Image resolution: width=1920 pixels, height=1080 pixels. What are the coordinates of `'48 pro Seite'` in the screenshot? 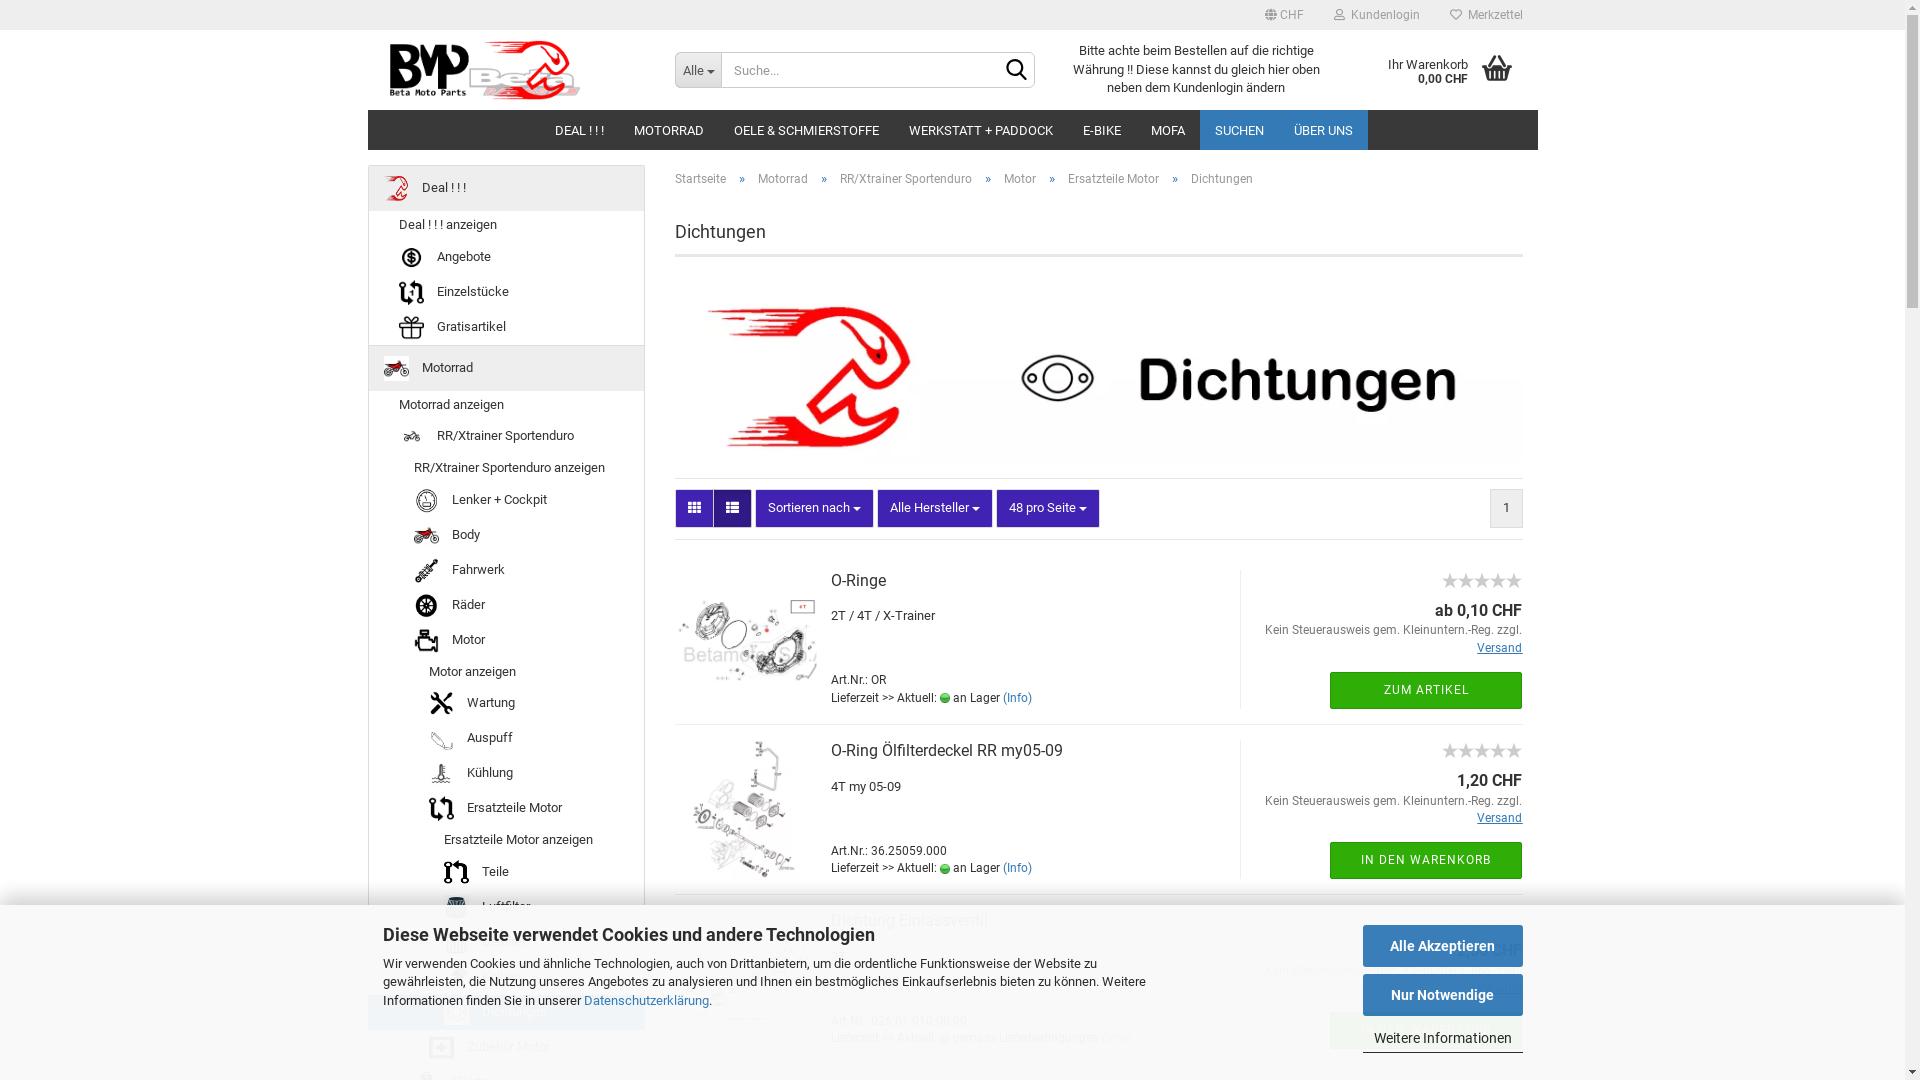 It's located at (1046, 507).